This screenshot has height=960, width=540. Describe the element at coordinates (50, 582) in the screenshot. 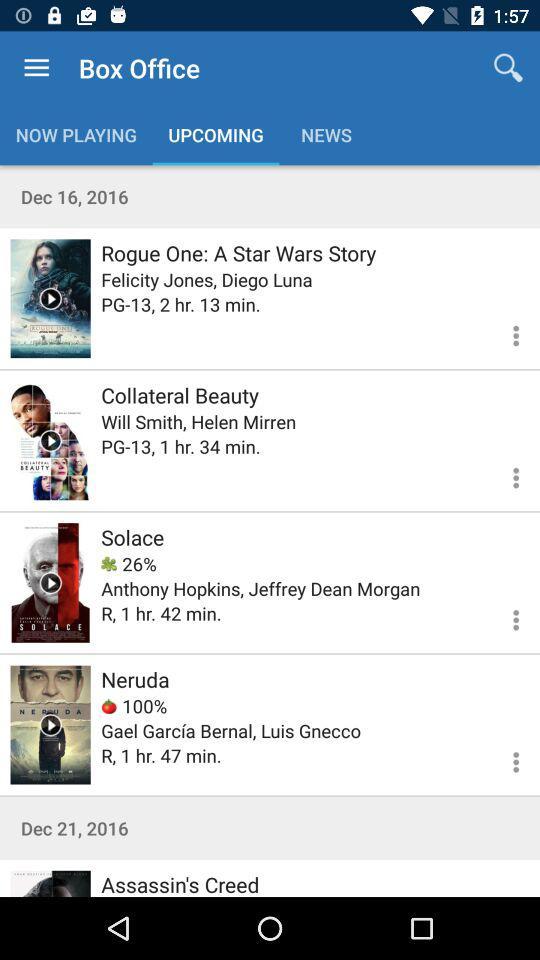

I see `open movie` at that location.